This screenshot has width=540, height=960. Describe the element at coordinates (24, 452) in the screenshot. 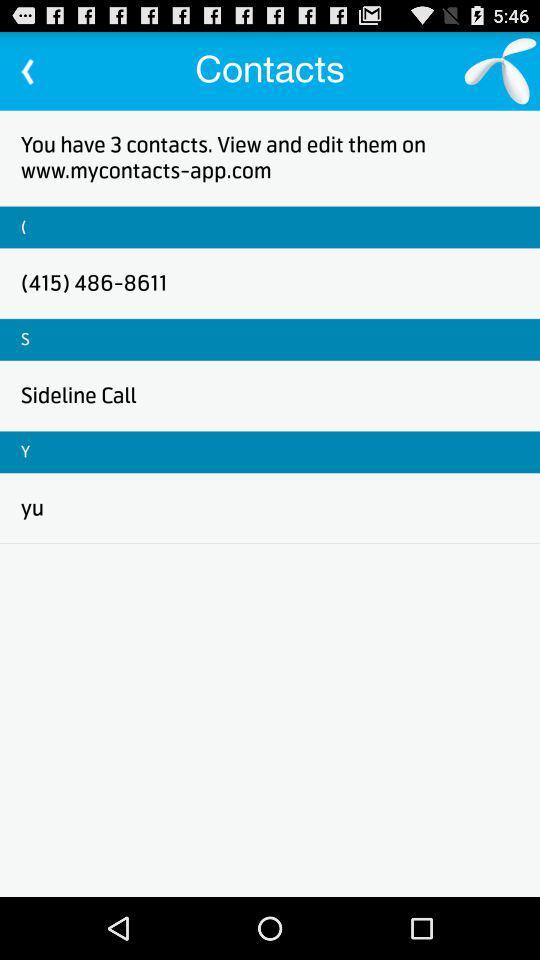

I see `the icon below sideline call icon` at that location.